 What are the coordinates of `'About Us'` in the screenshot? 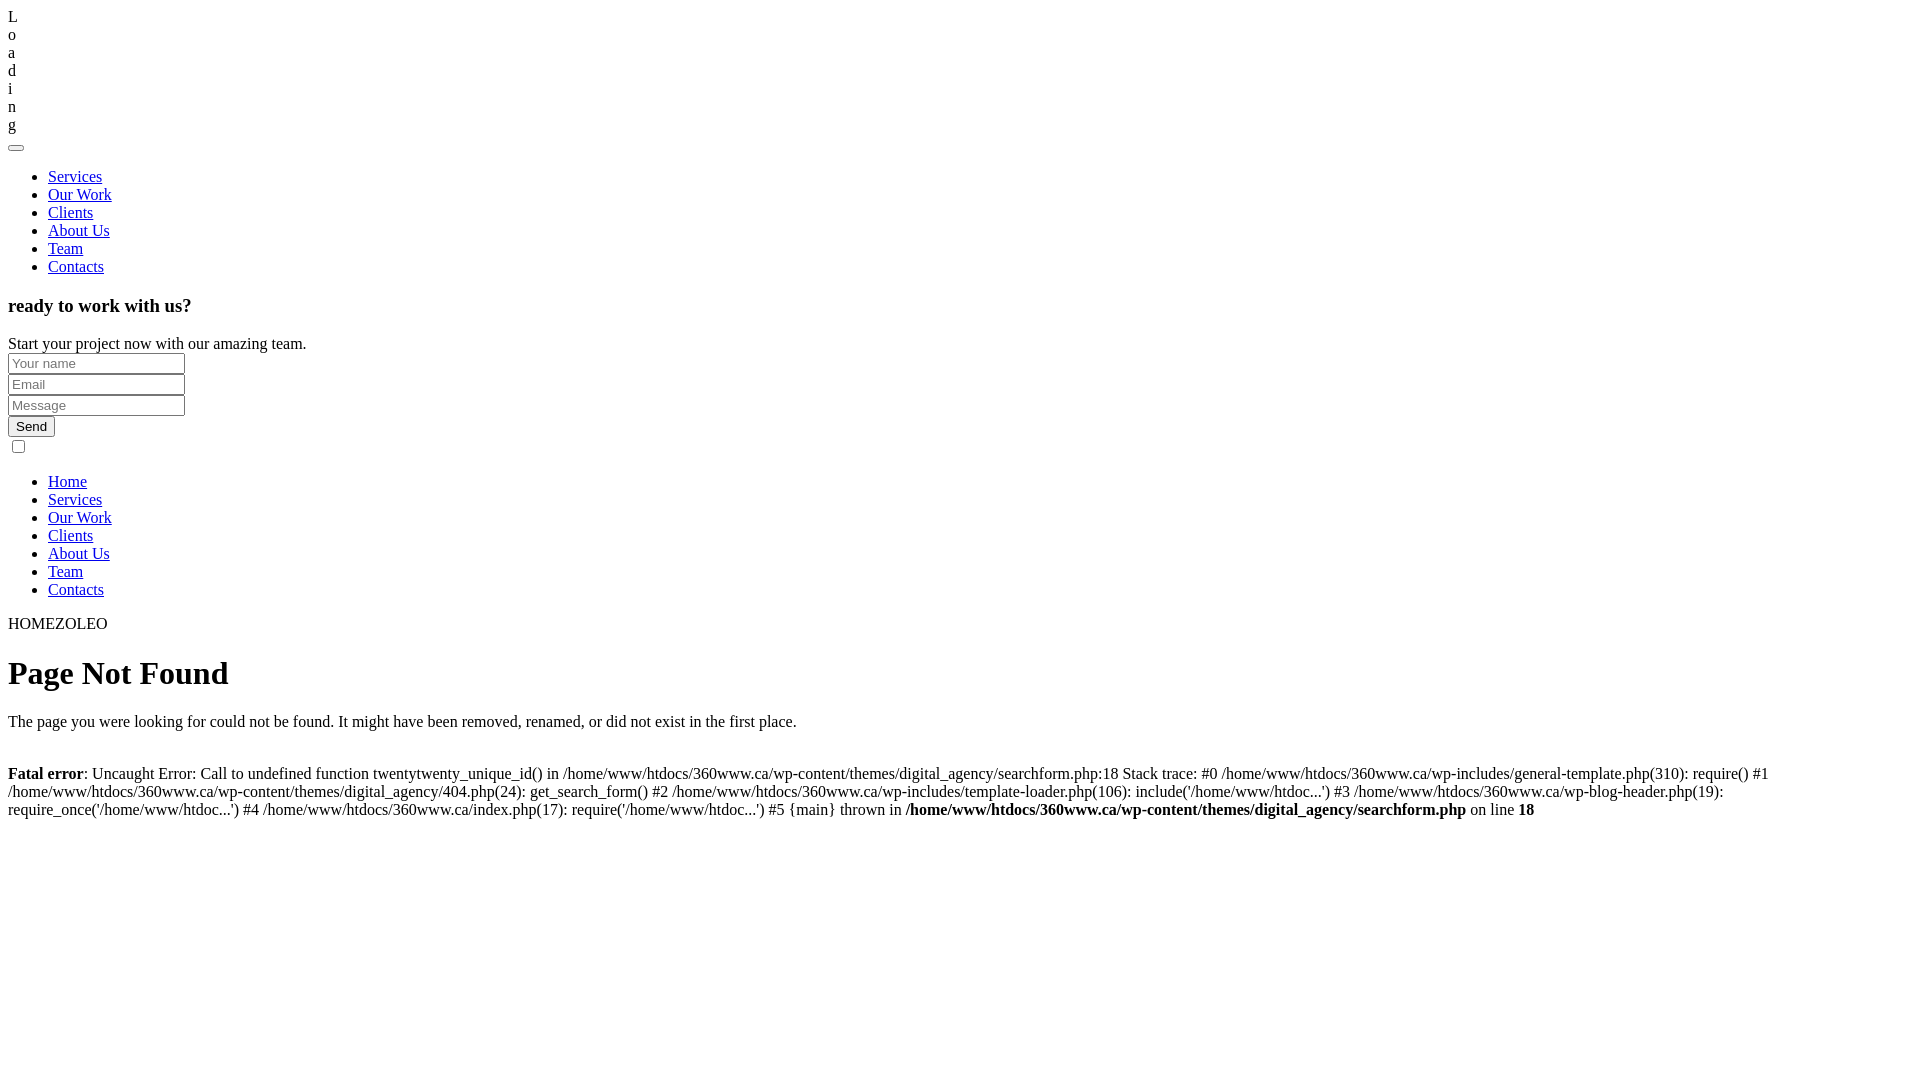 It's located at (78, 553).